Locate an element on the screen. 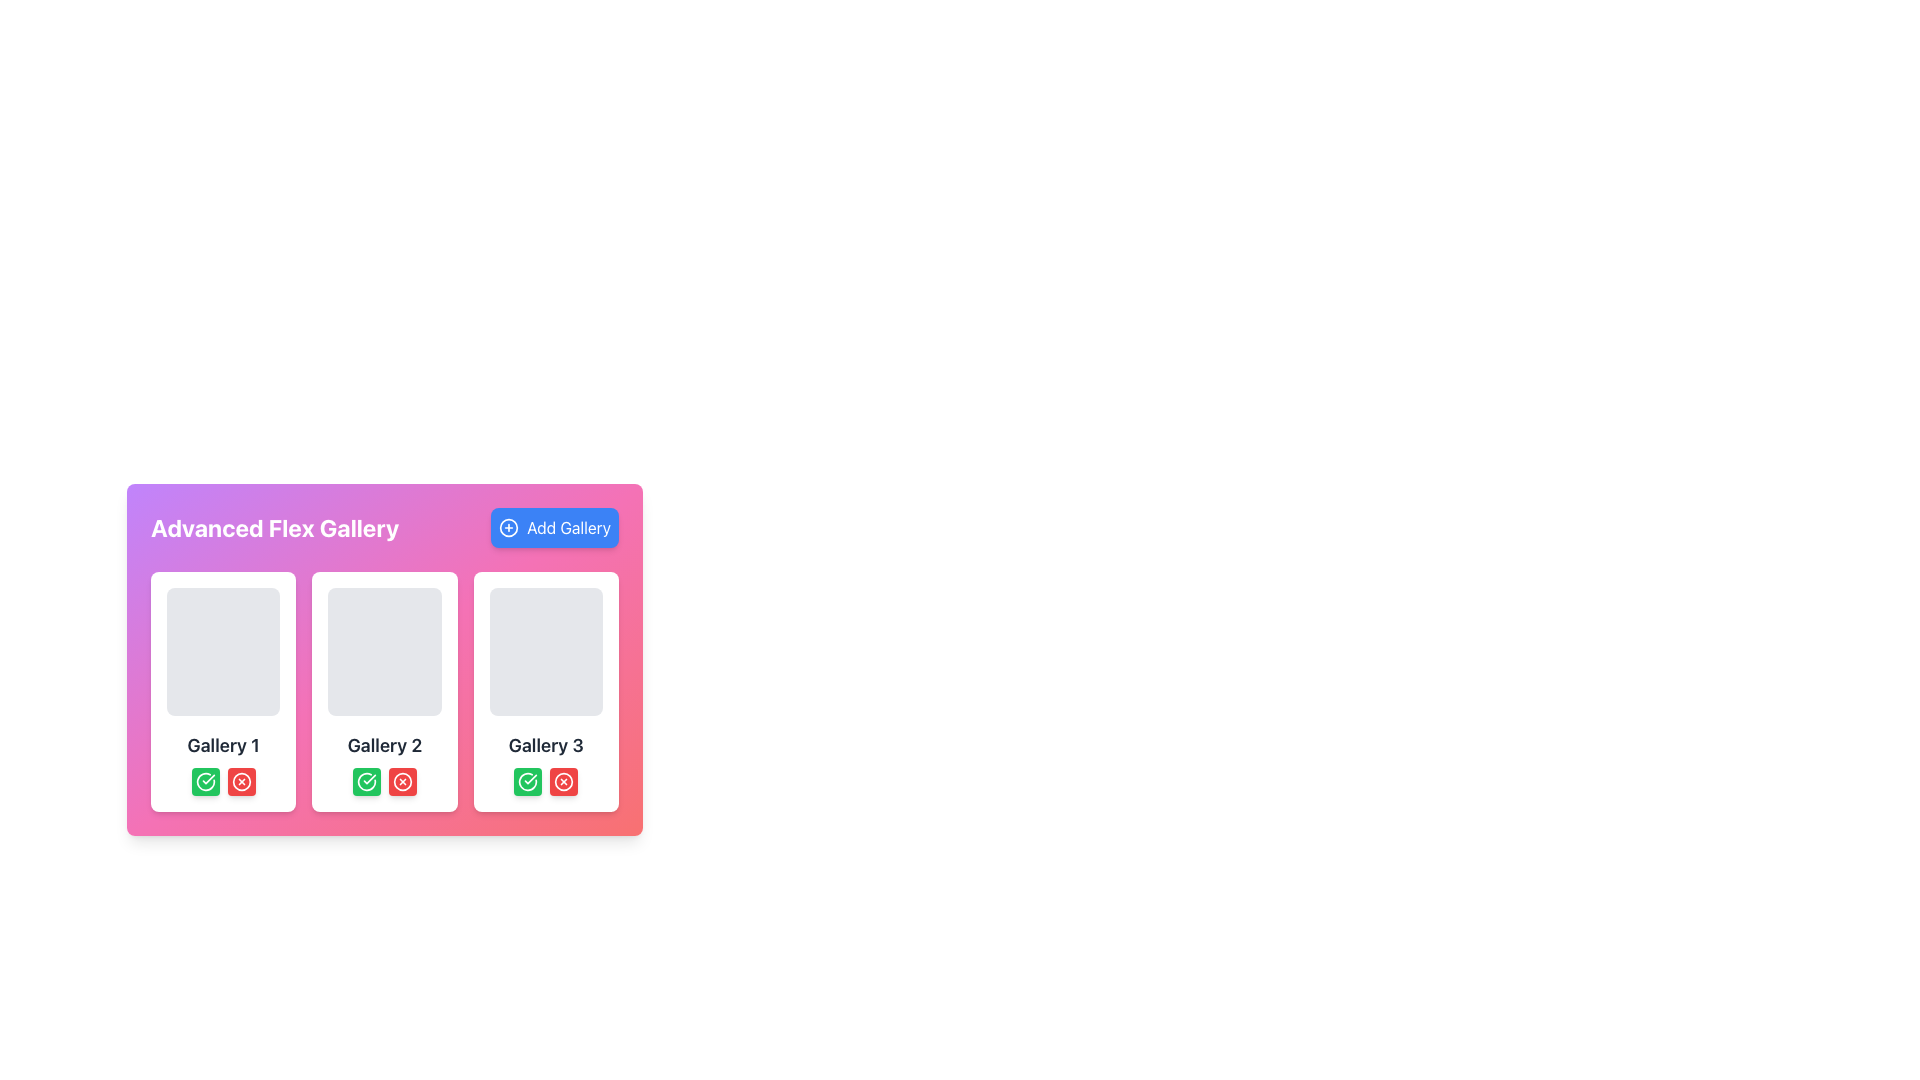 The width and height of the screenshot is (1920, 1080). the circular red button with a white cross symbol is located at coordinates (563, 781).